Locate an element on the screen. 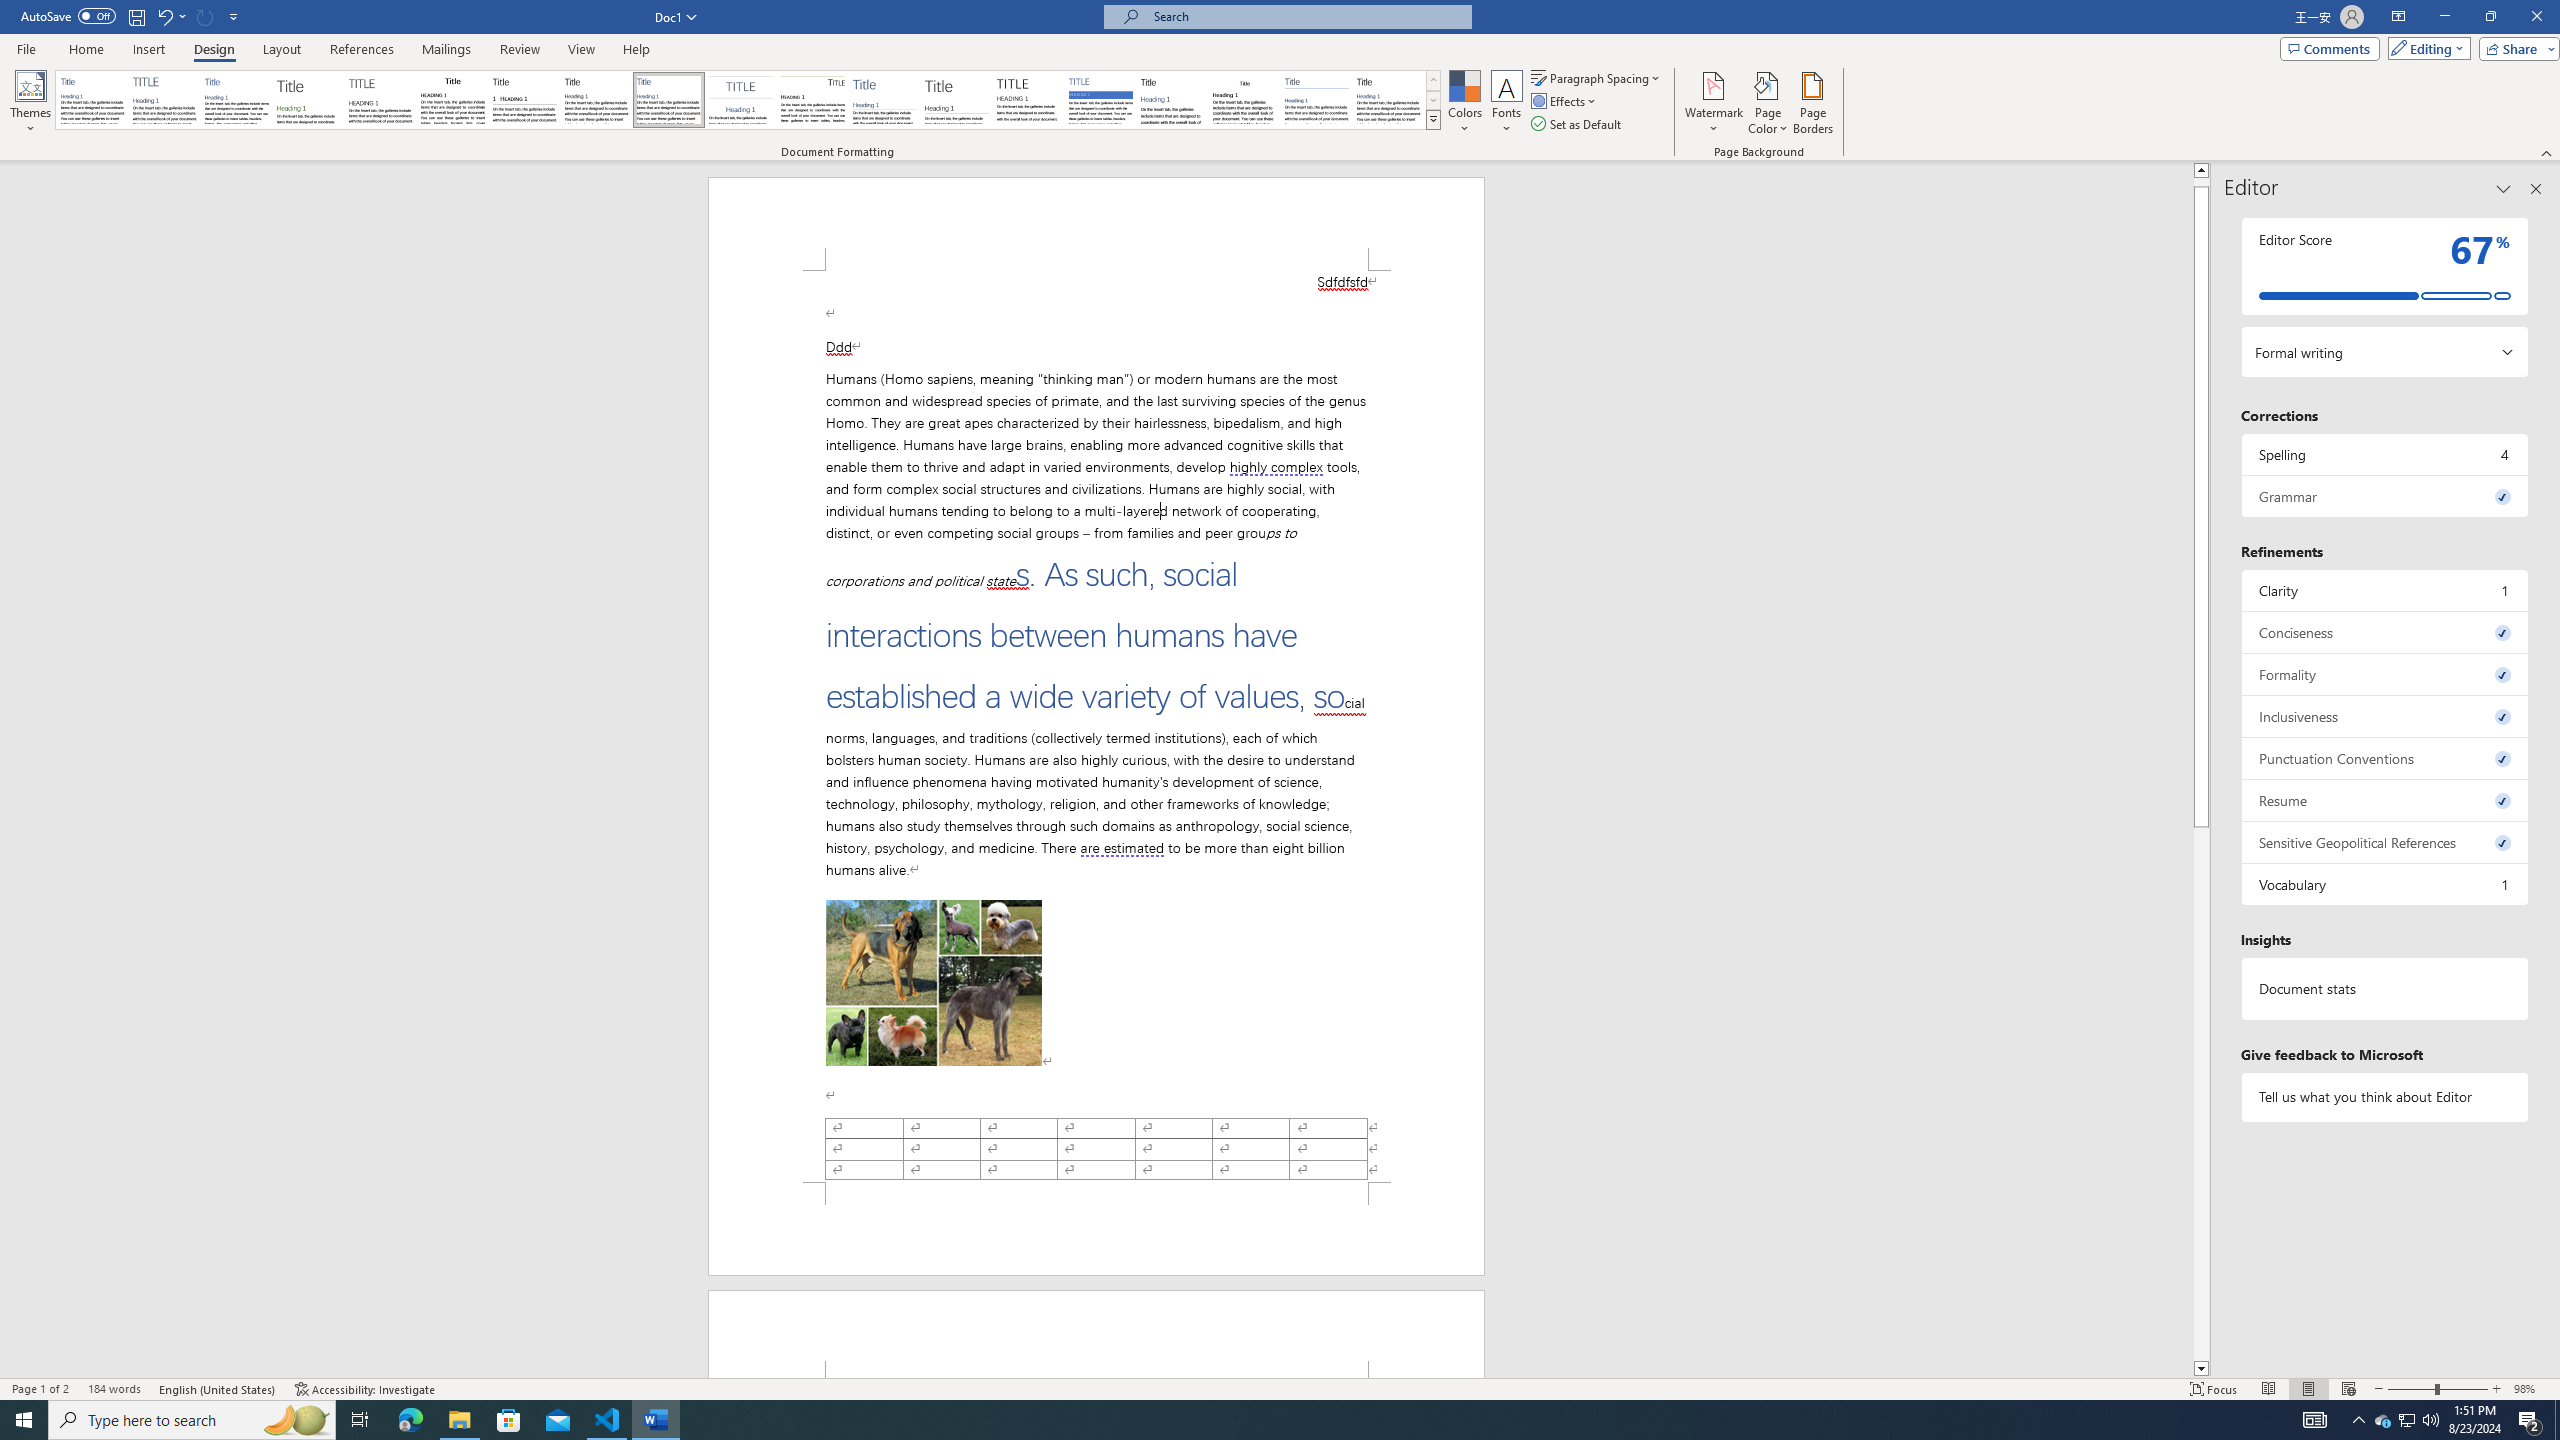 The image size is (2560, 1440). 'Tell us what you think about Editor' is located at coordinates (2384, 1096).